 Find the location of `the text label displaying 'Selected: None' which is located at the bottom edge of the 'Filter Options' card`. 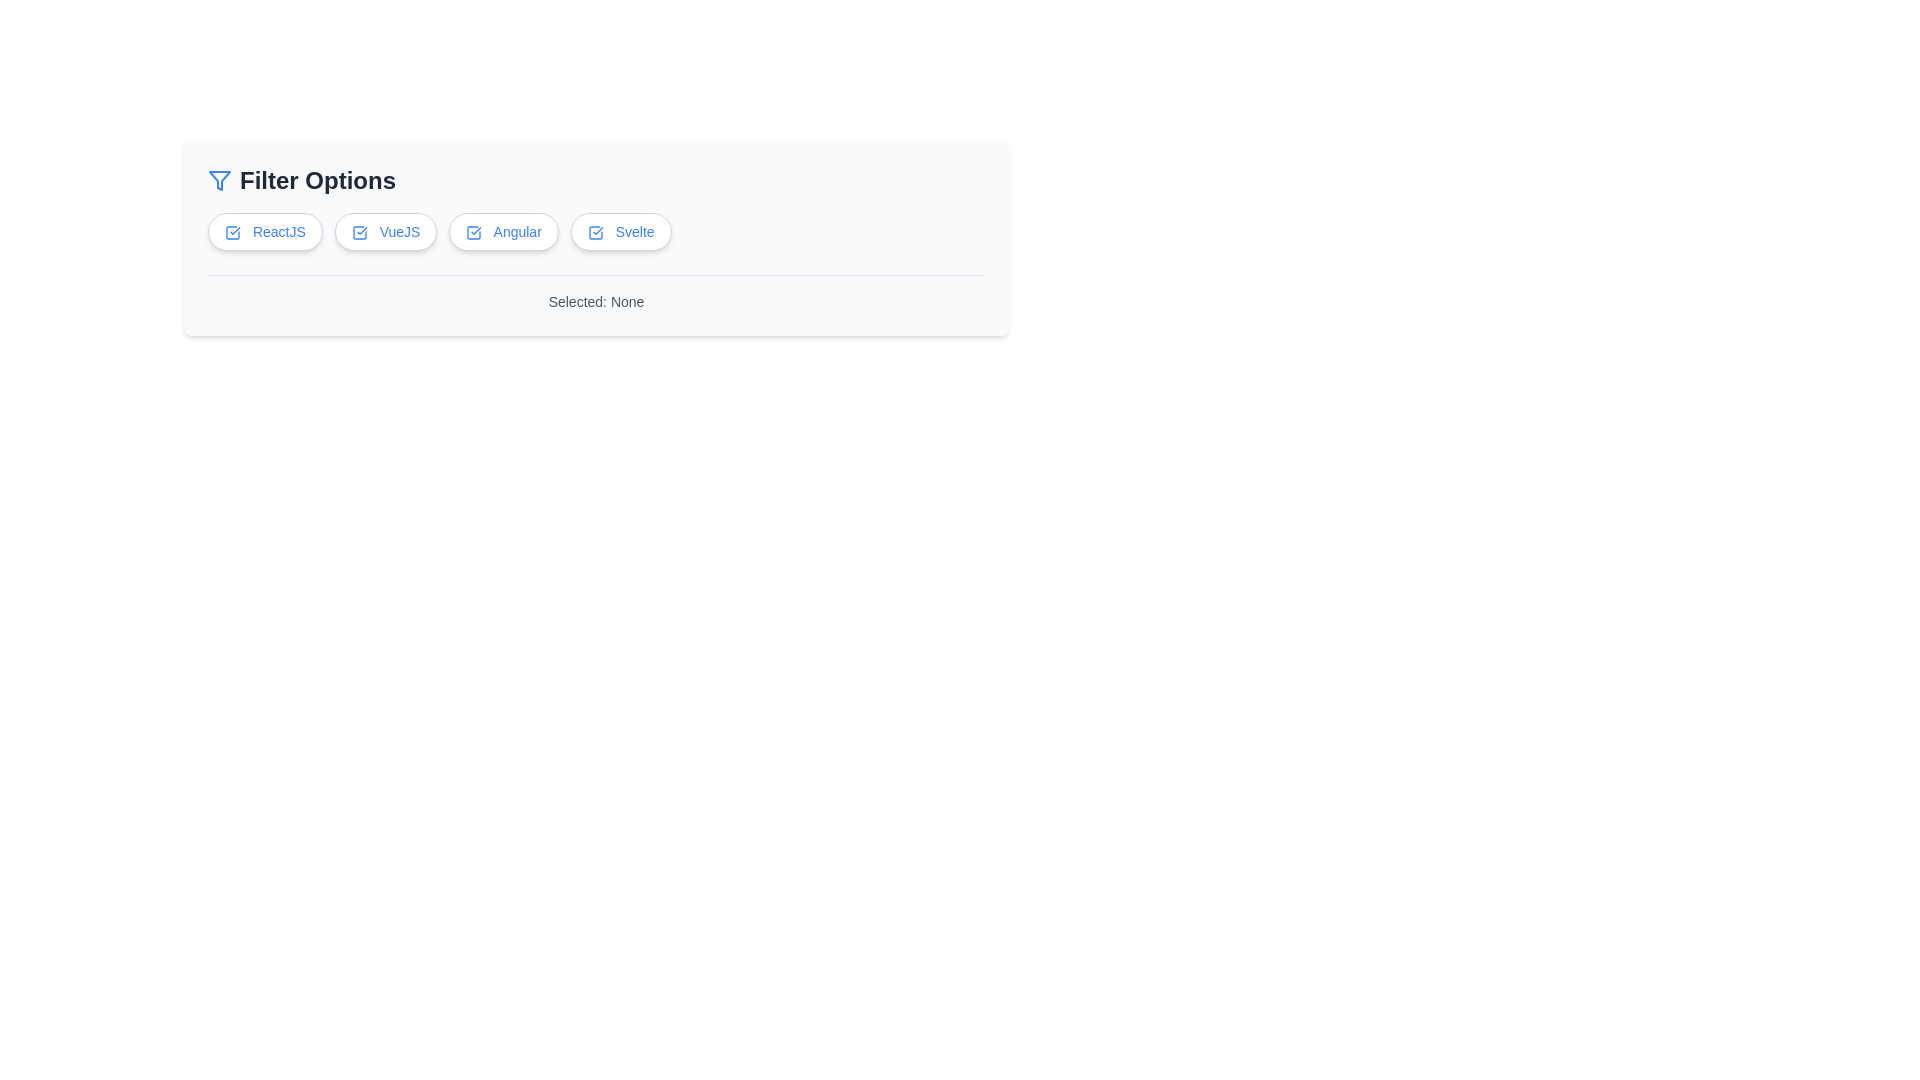

the text label displaying 'Selected: None' which is located at the bottom edge of the 'Filter Options' card is located at coordinates (595, 293).